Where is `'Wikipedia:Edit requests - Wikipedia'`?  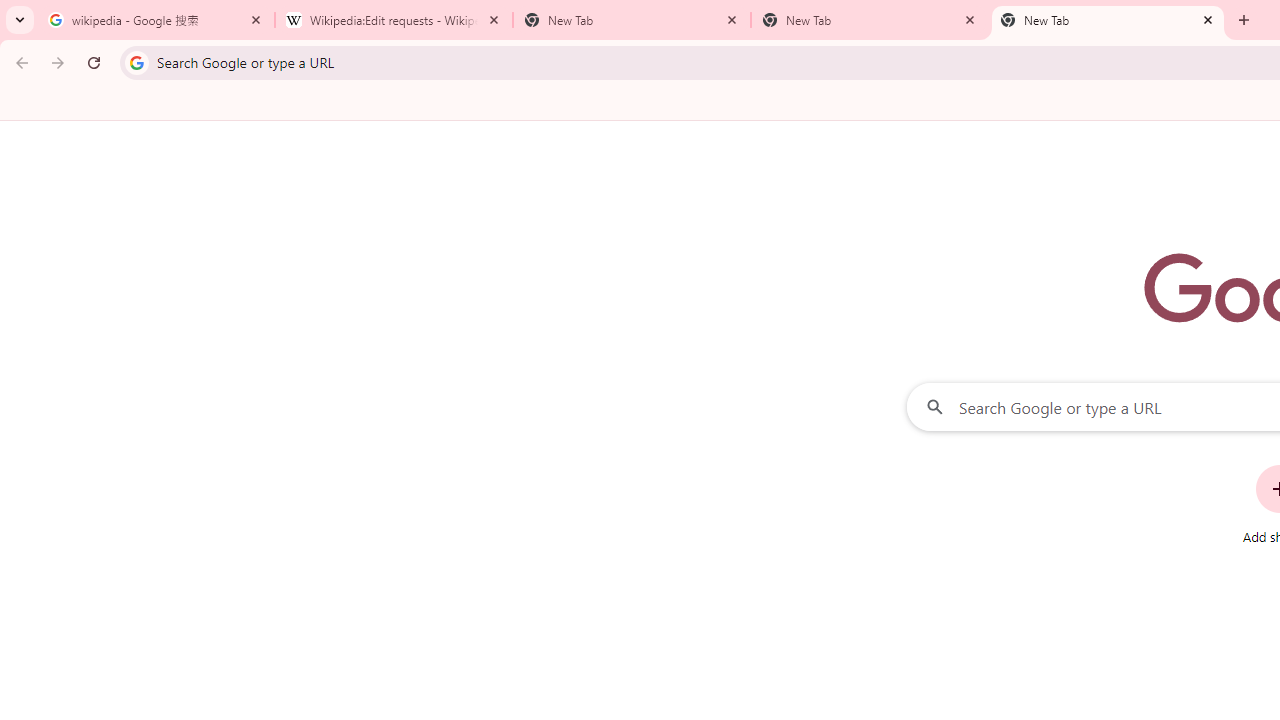
'Wikipedia:Edit requests - Wikipedia' is located at coordinates (394, 20).